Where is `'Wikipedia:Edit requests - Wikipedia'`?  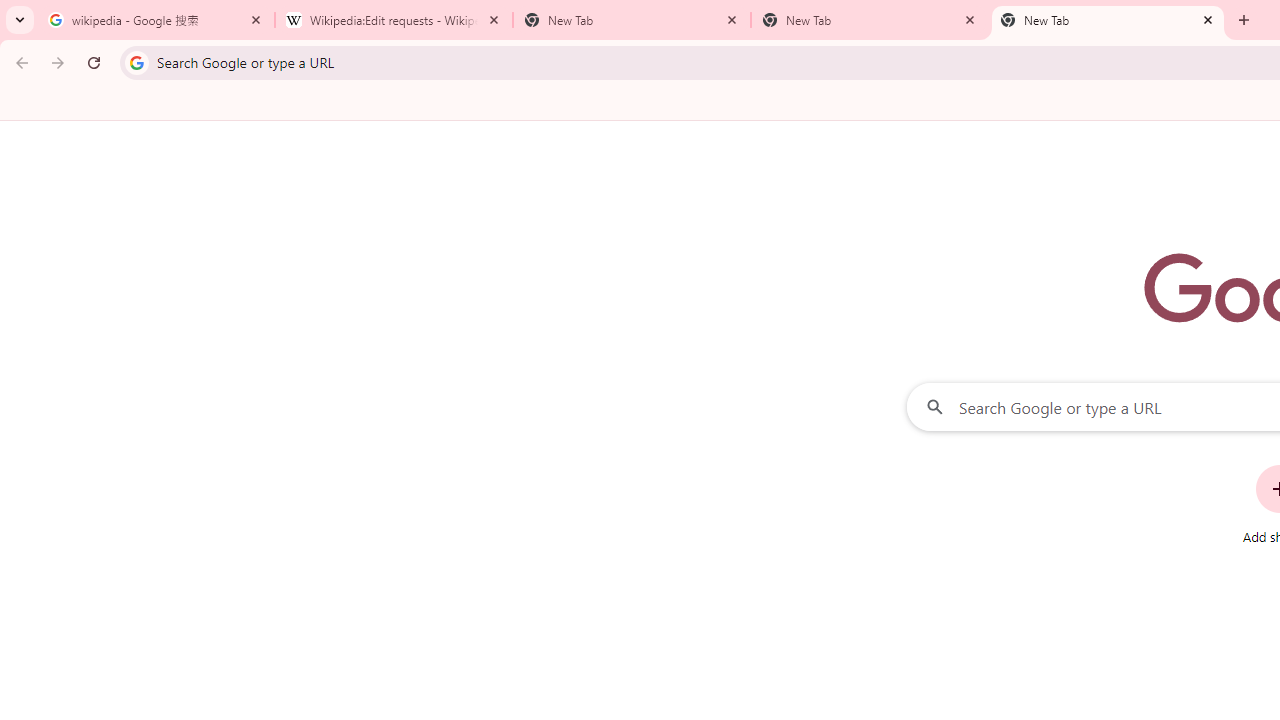
'Wikipedia:Edit requests - Wikipedia' is located at coordinates (394, 20).